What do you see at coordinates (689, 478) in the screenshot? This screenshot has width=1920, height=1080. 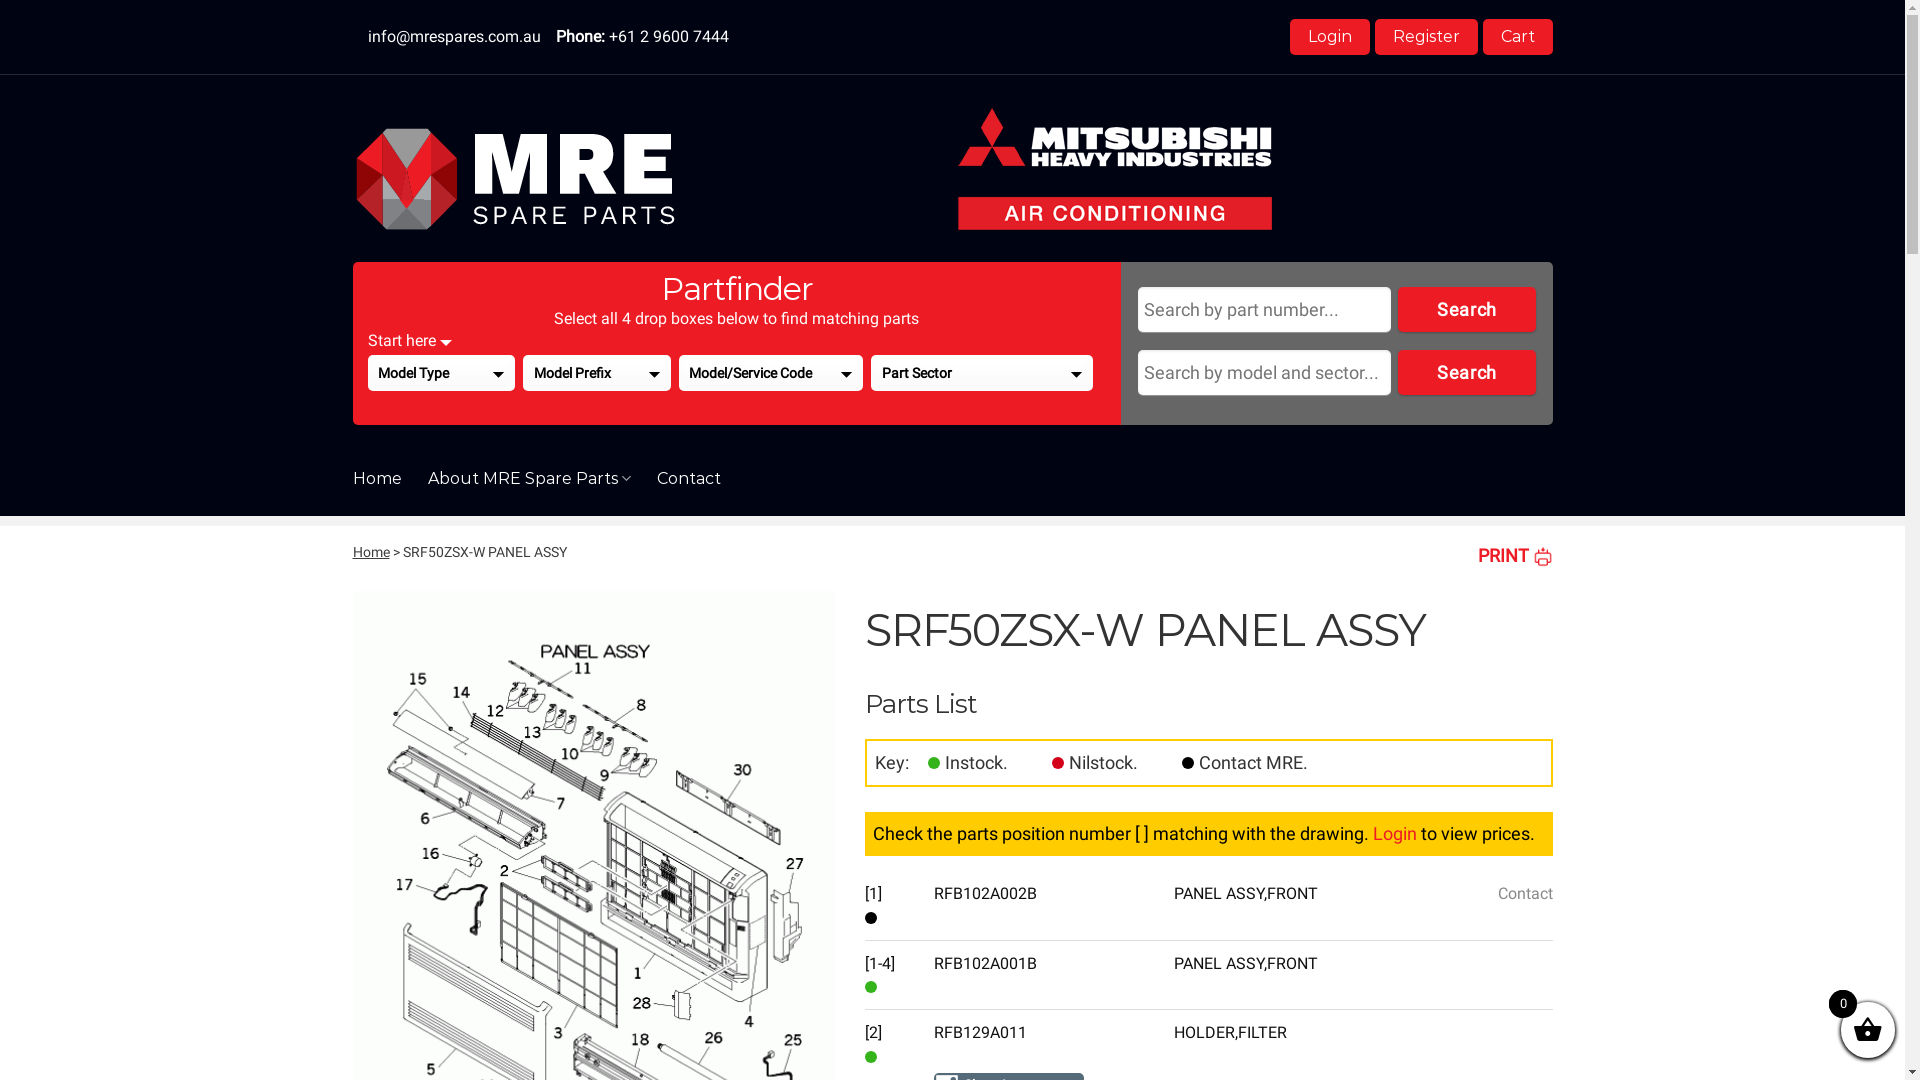 I see `'Contact'` at bounding box center [689, 478].